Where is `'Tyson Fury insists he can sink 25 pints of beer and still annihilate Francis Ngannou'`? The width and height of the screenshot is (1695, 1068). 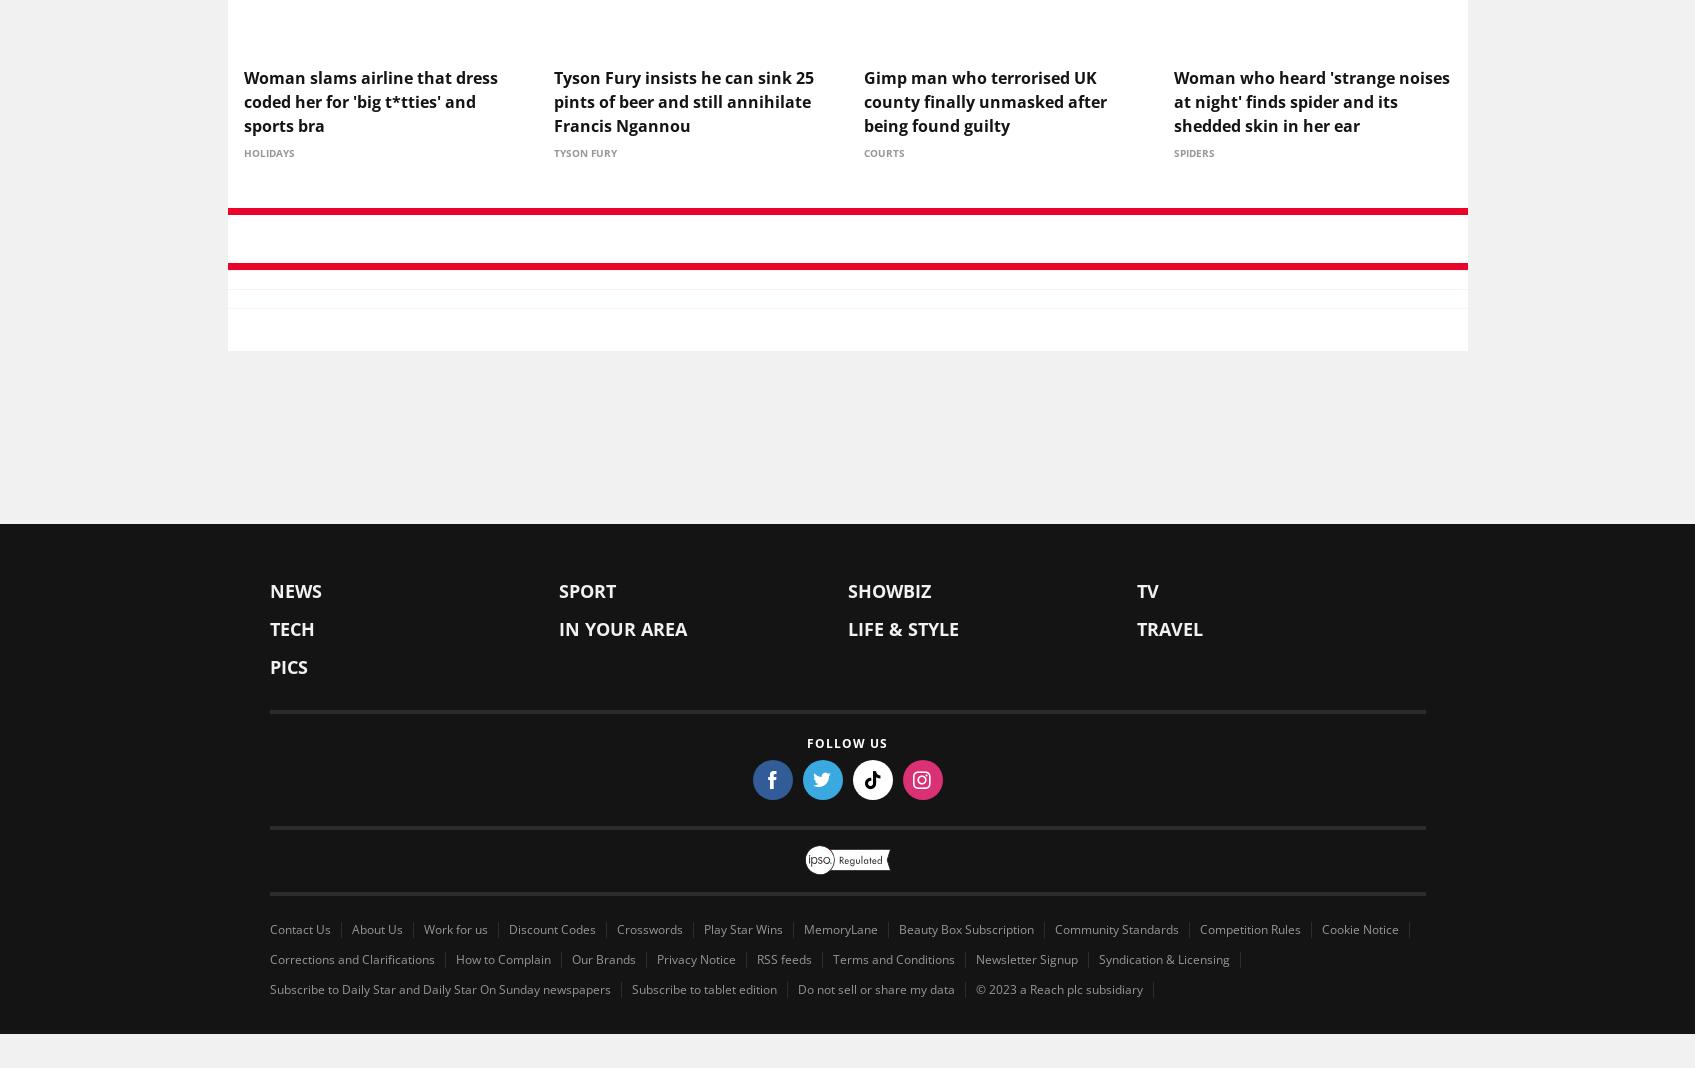 'Tyson Fury insists he can sink 25 pints of beer and still annihilate Francis Ngannou' is located at coordinates (682, 105).